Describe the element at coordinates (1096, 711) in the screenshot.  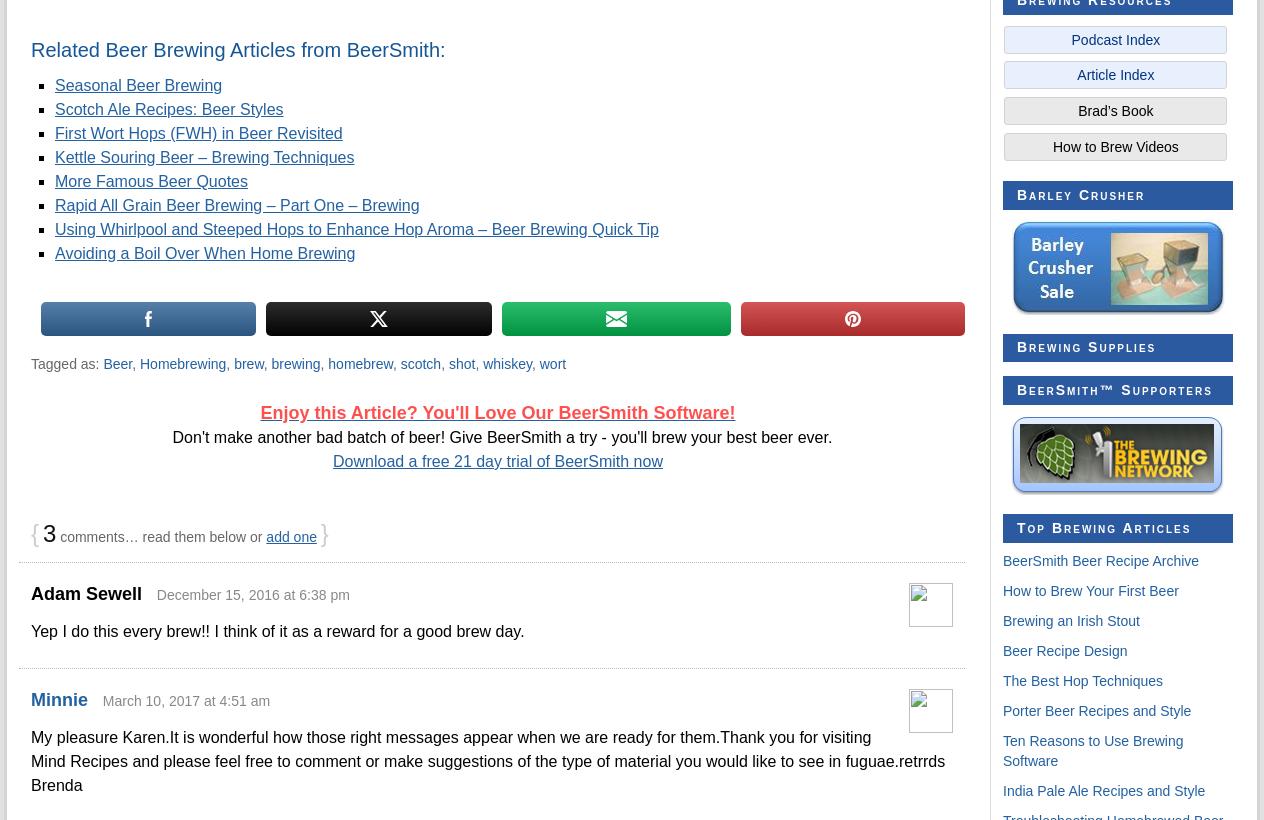
I see `'Porter Beer Recipes and Style'` at that location.